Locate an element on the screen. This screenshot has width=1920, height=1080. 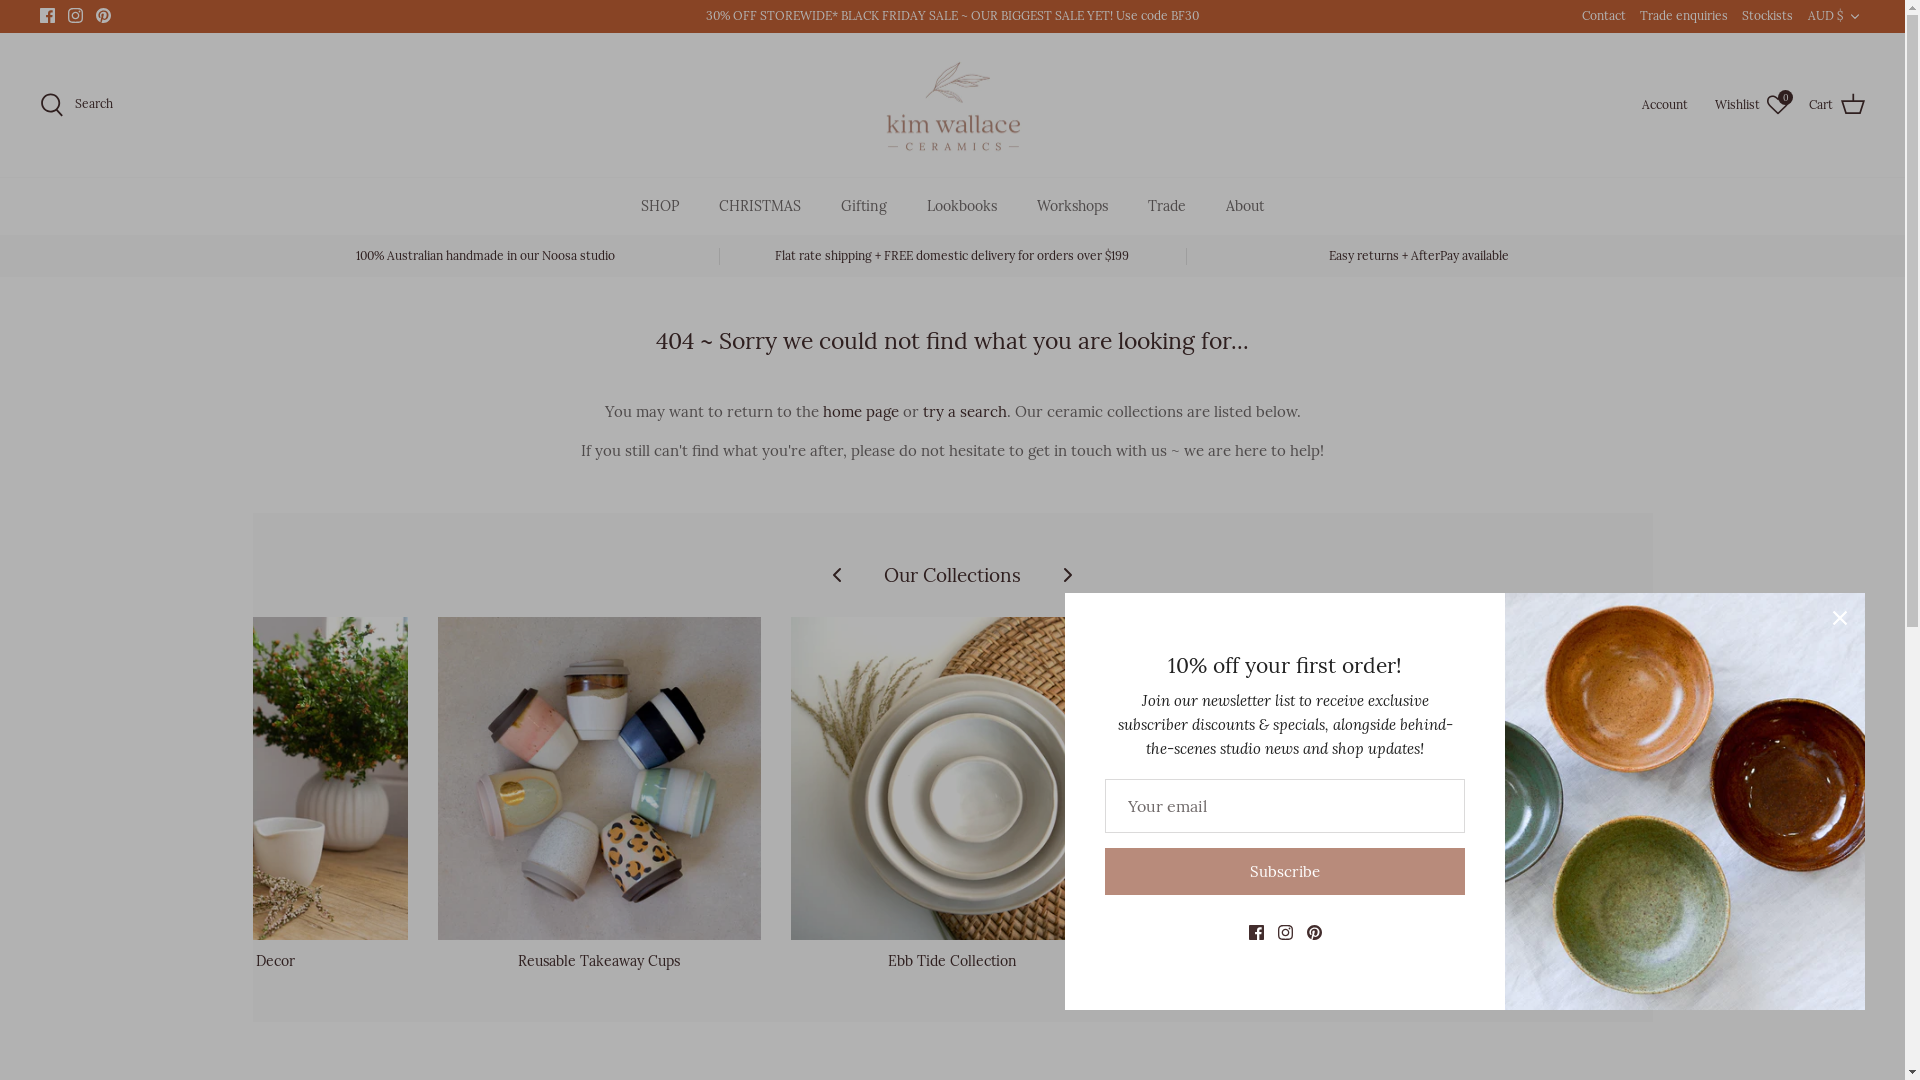
'Trade enquiries' is located at coordinates (1683, 16).